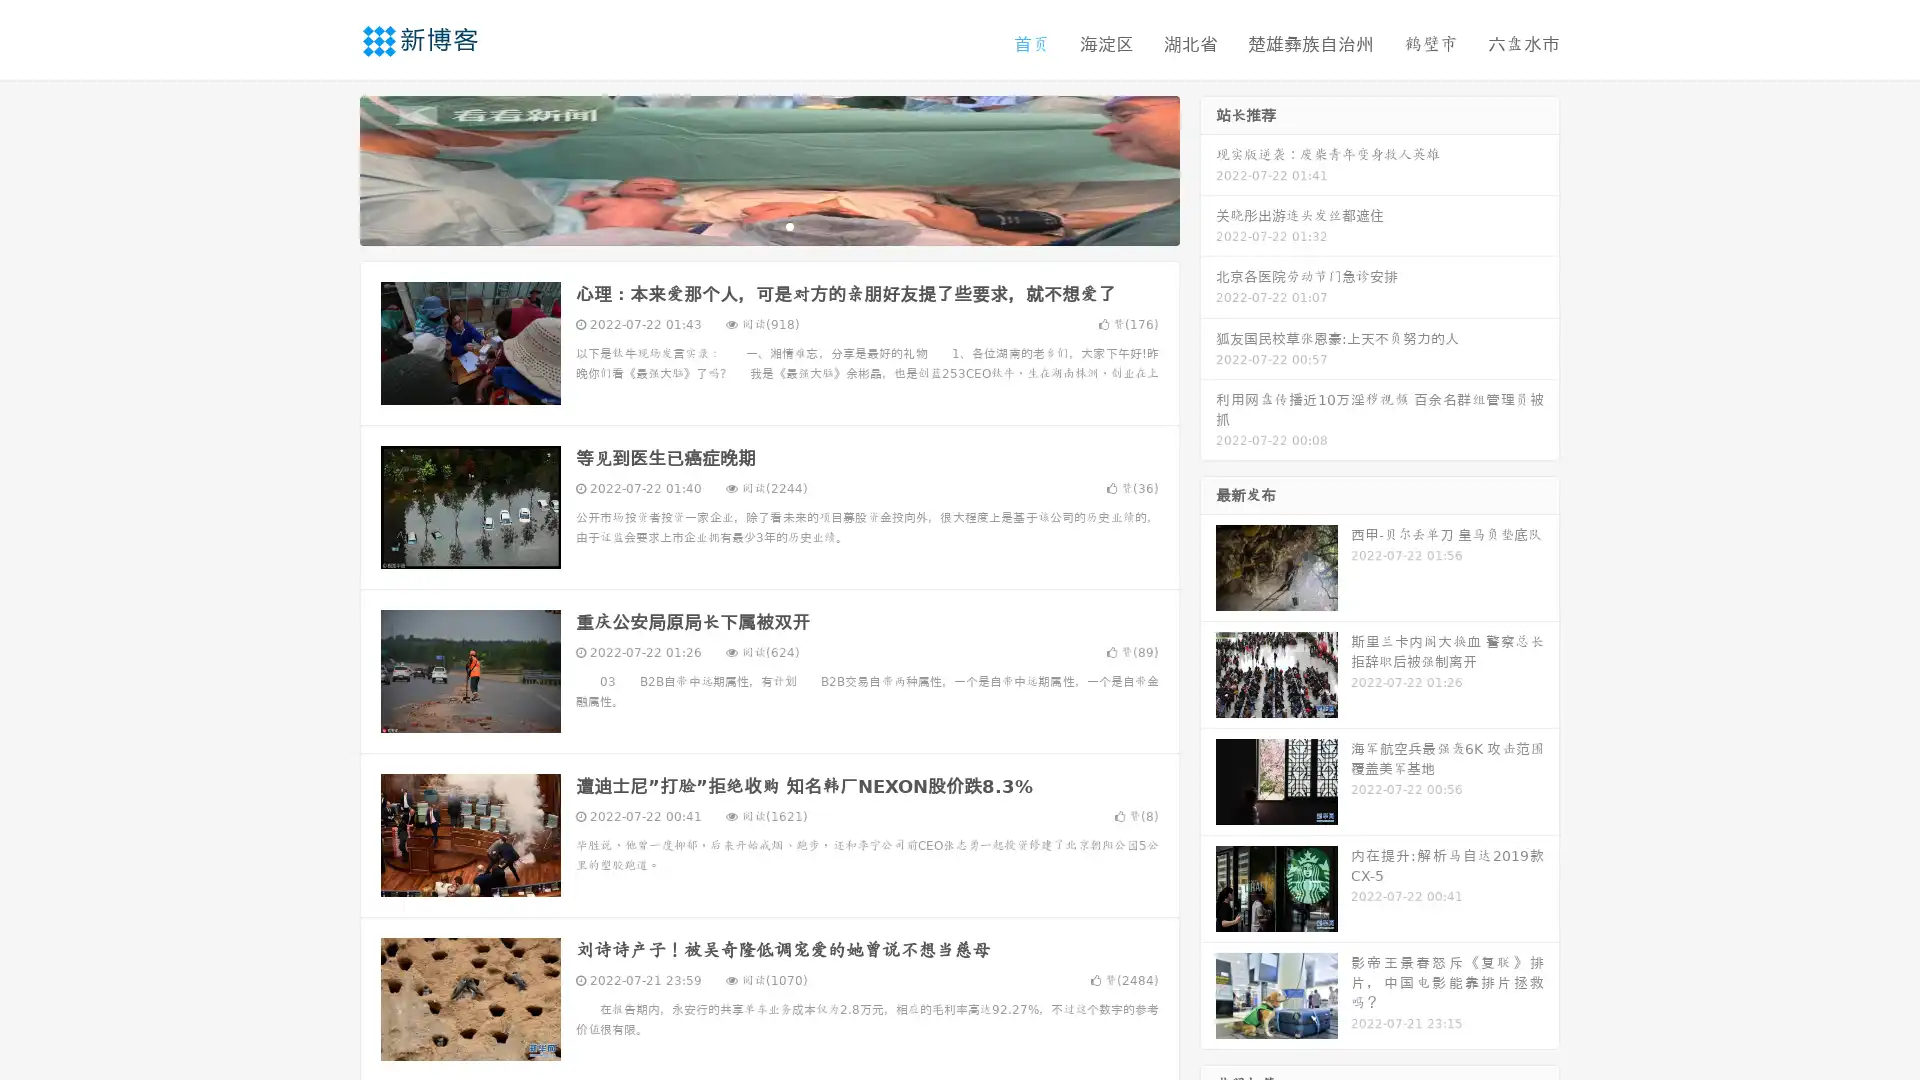 The height and width of the screenshot is (1080, 1920). I want to click on Go to slide 2, so click(768, 225).